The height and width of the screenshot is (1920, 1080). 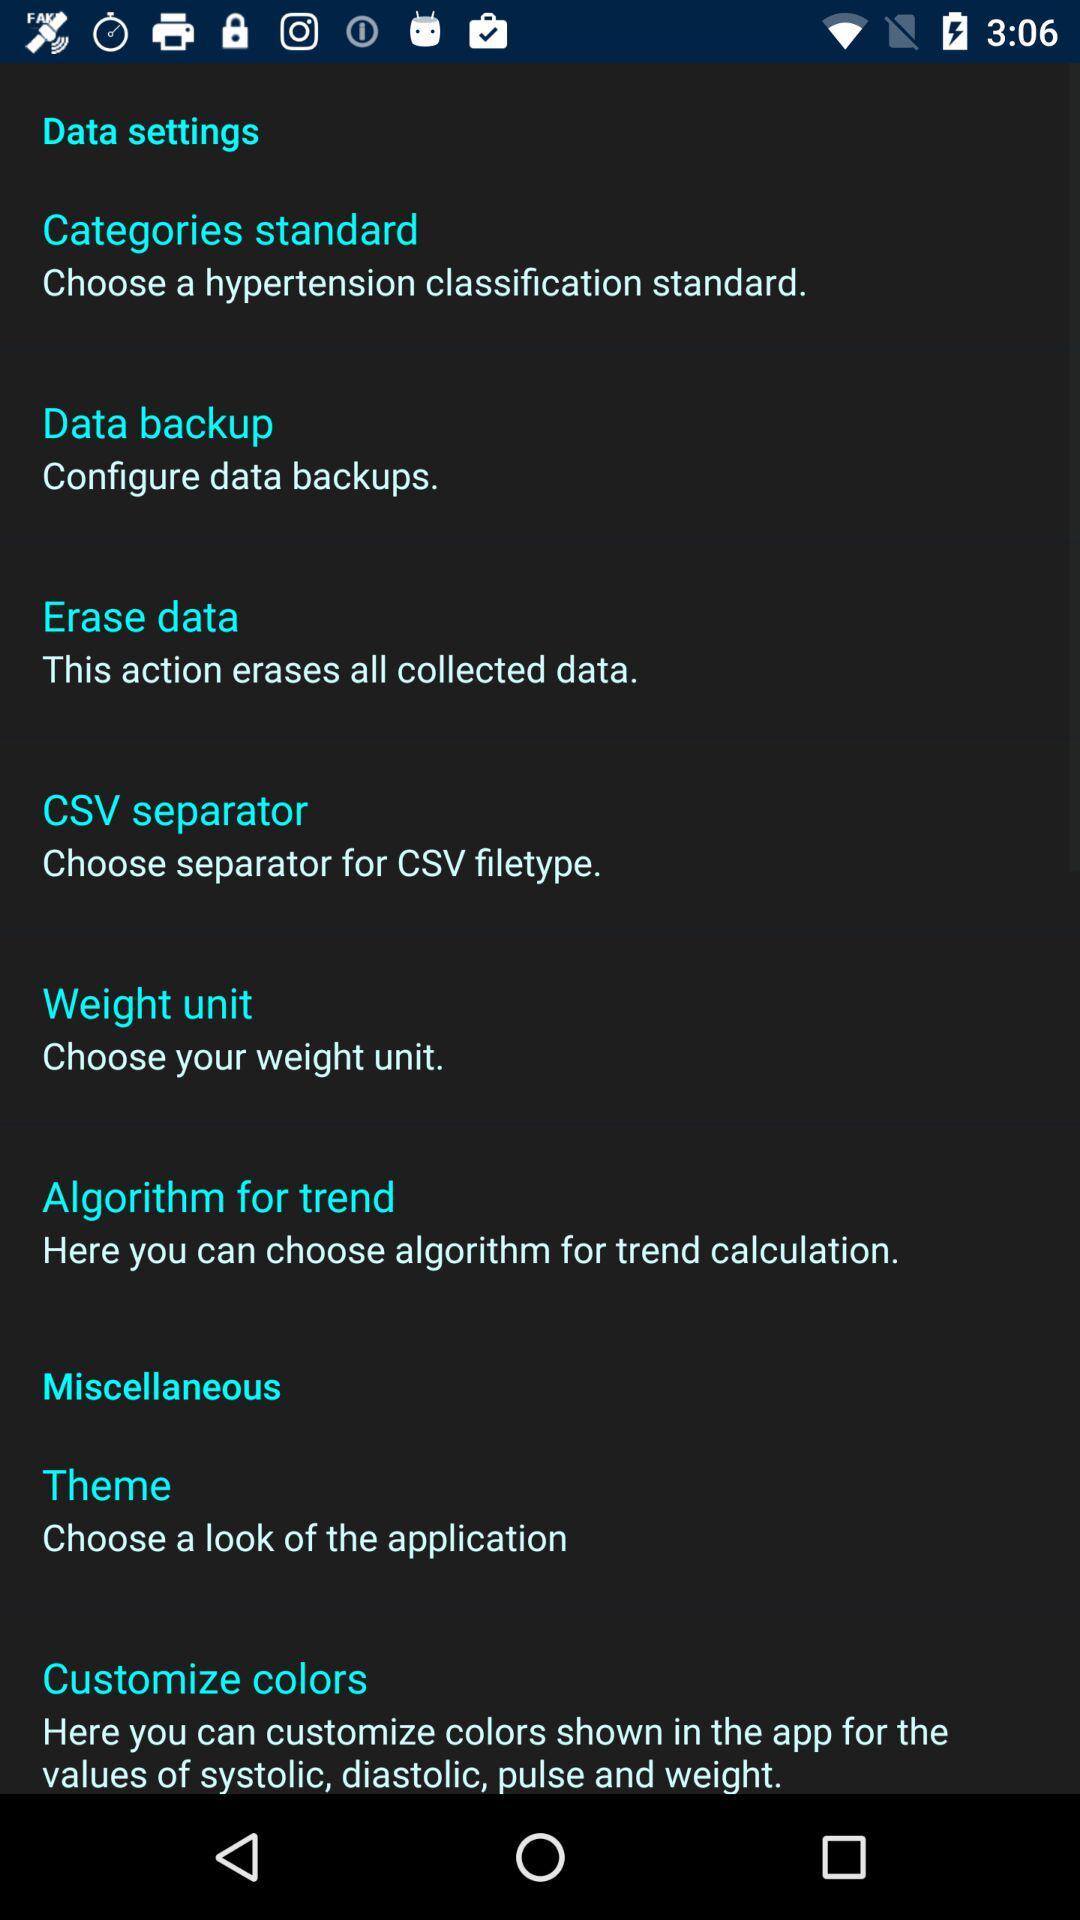 What do you see at coordinates (239, 473) in the screenshot?
I see `the icon above the erase data` at bounding box center [239, 473].